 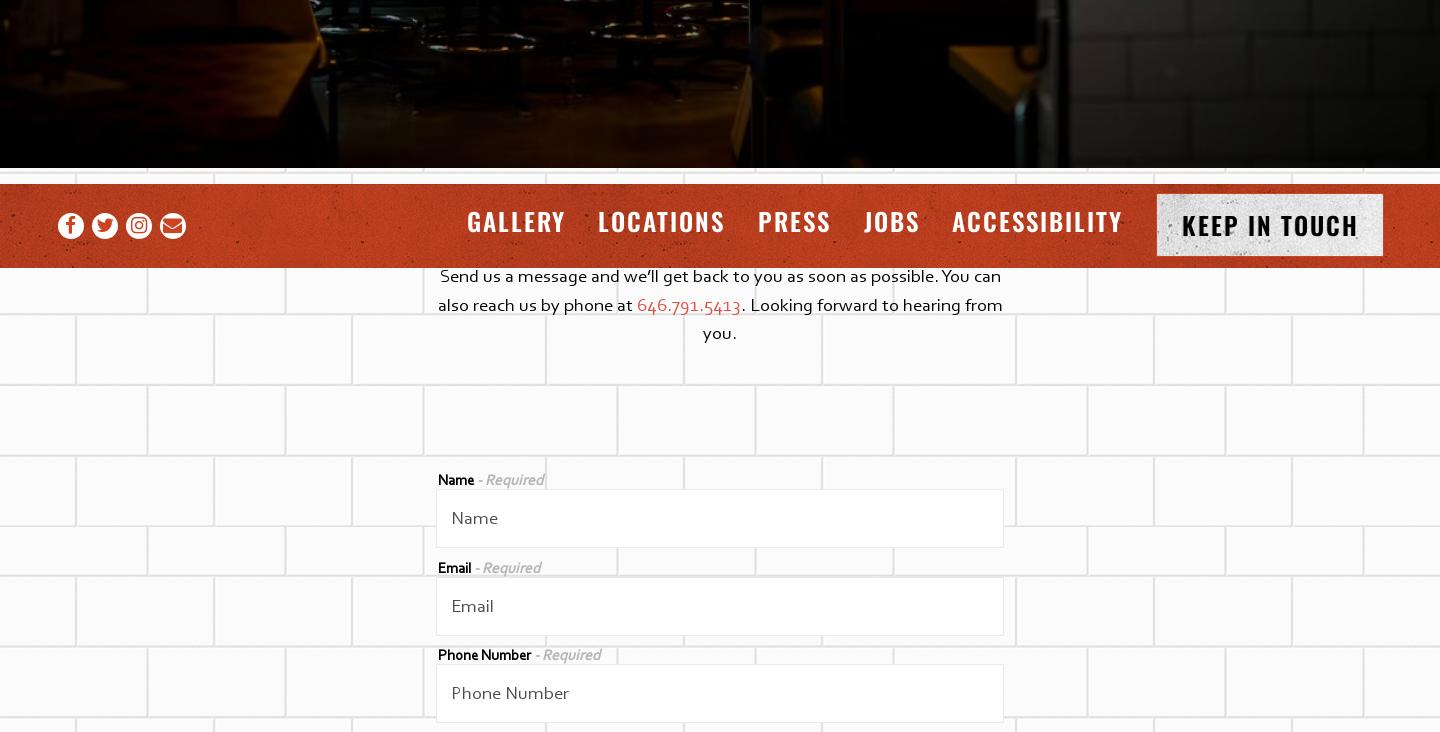 What do you see at coordinates (635, 303) in the screenshot?
I see `'646.791.5413'` at bounding box center [635, 303].